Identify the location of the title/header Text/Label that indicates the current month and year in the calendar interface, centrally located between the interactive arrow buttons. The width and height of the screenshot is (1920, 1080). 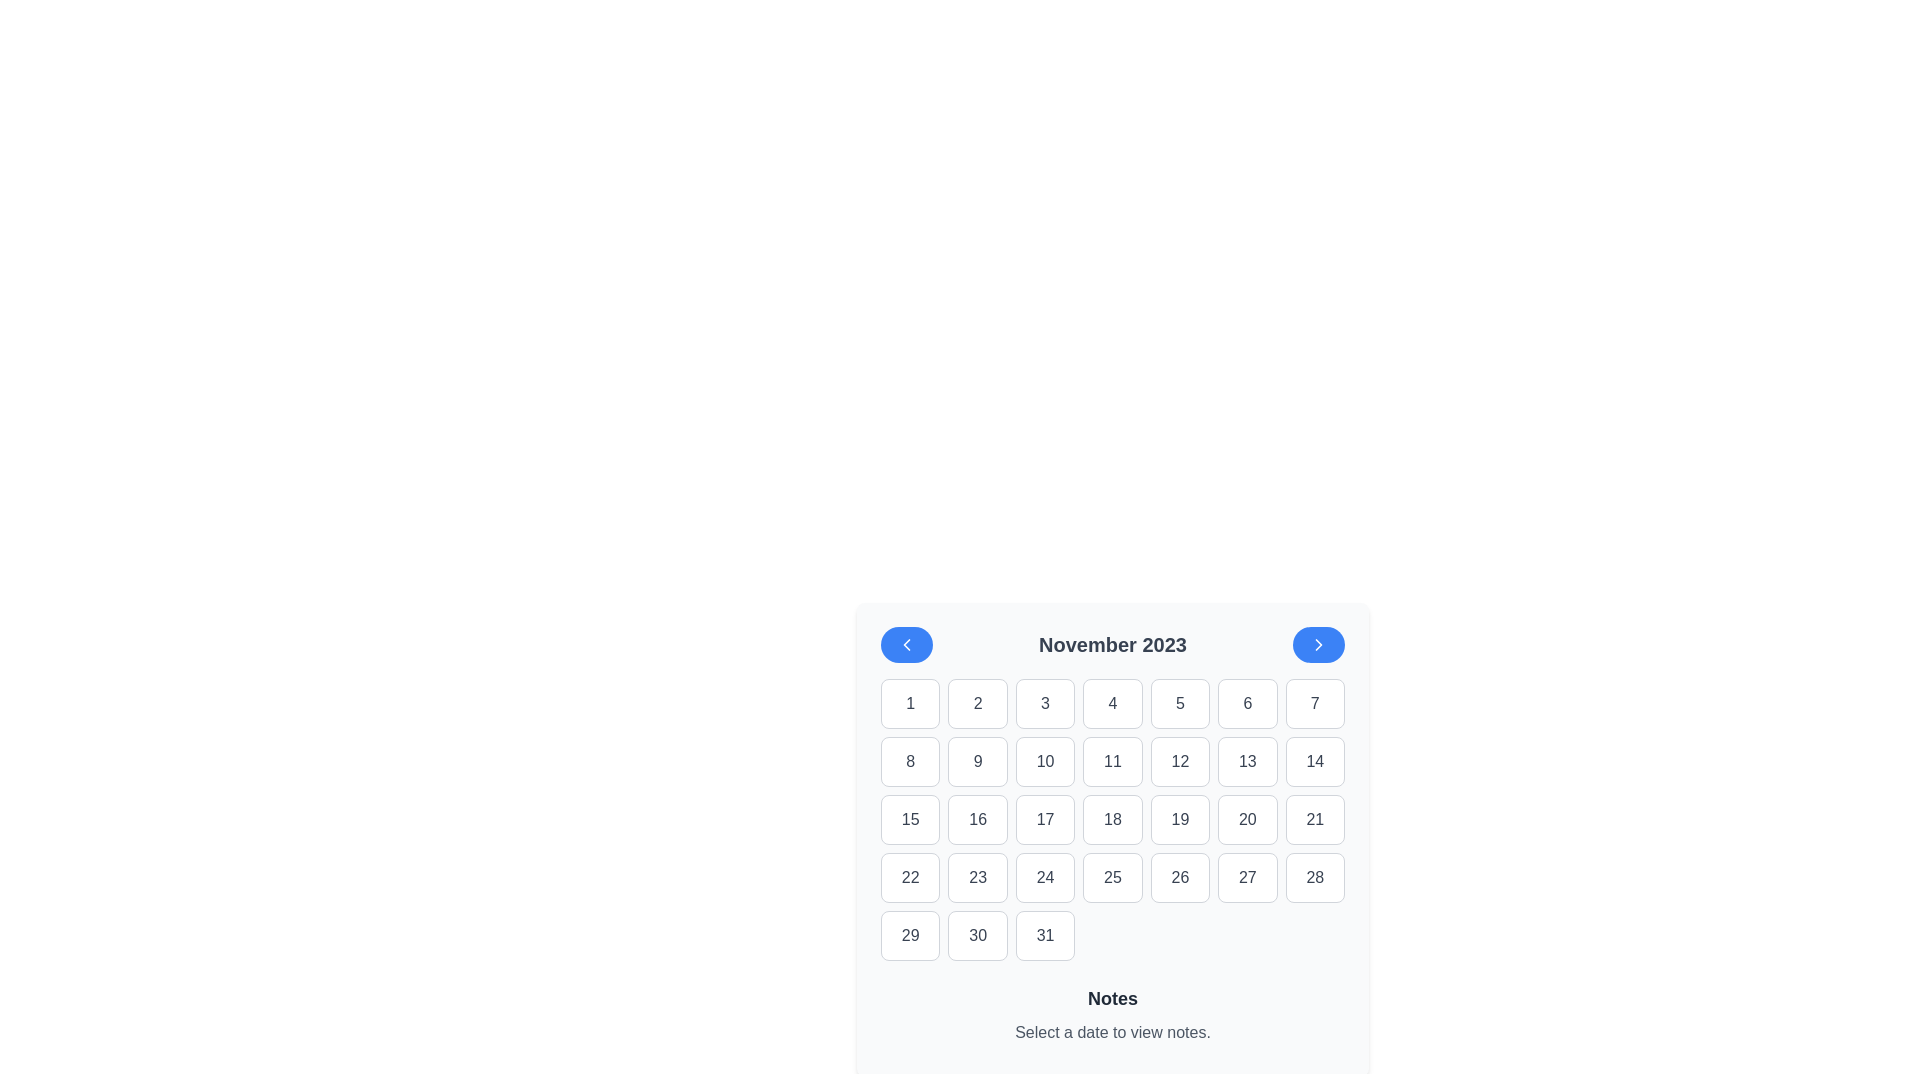
(1112, 644).